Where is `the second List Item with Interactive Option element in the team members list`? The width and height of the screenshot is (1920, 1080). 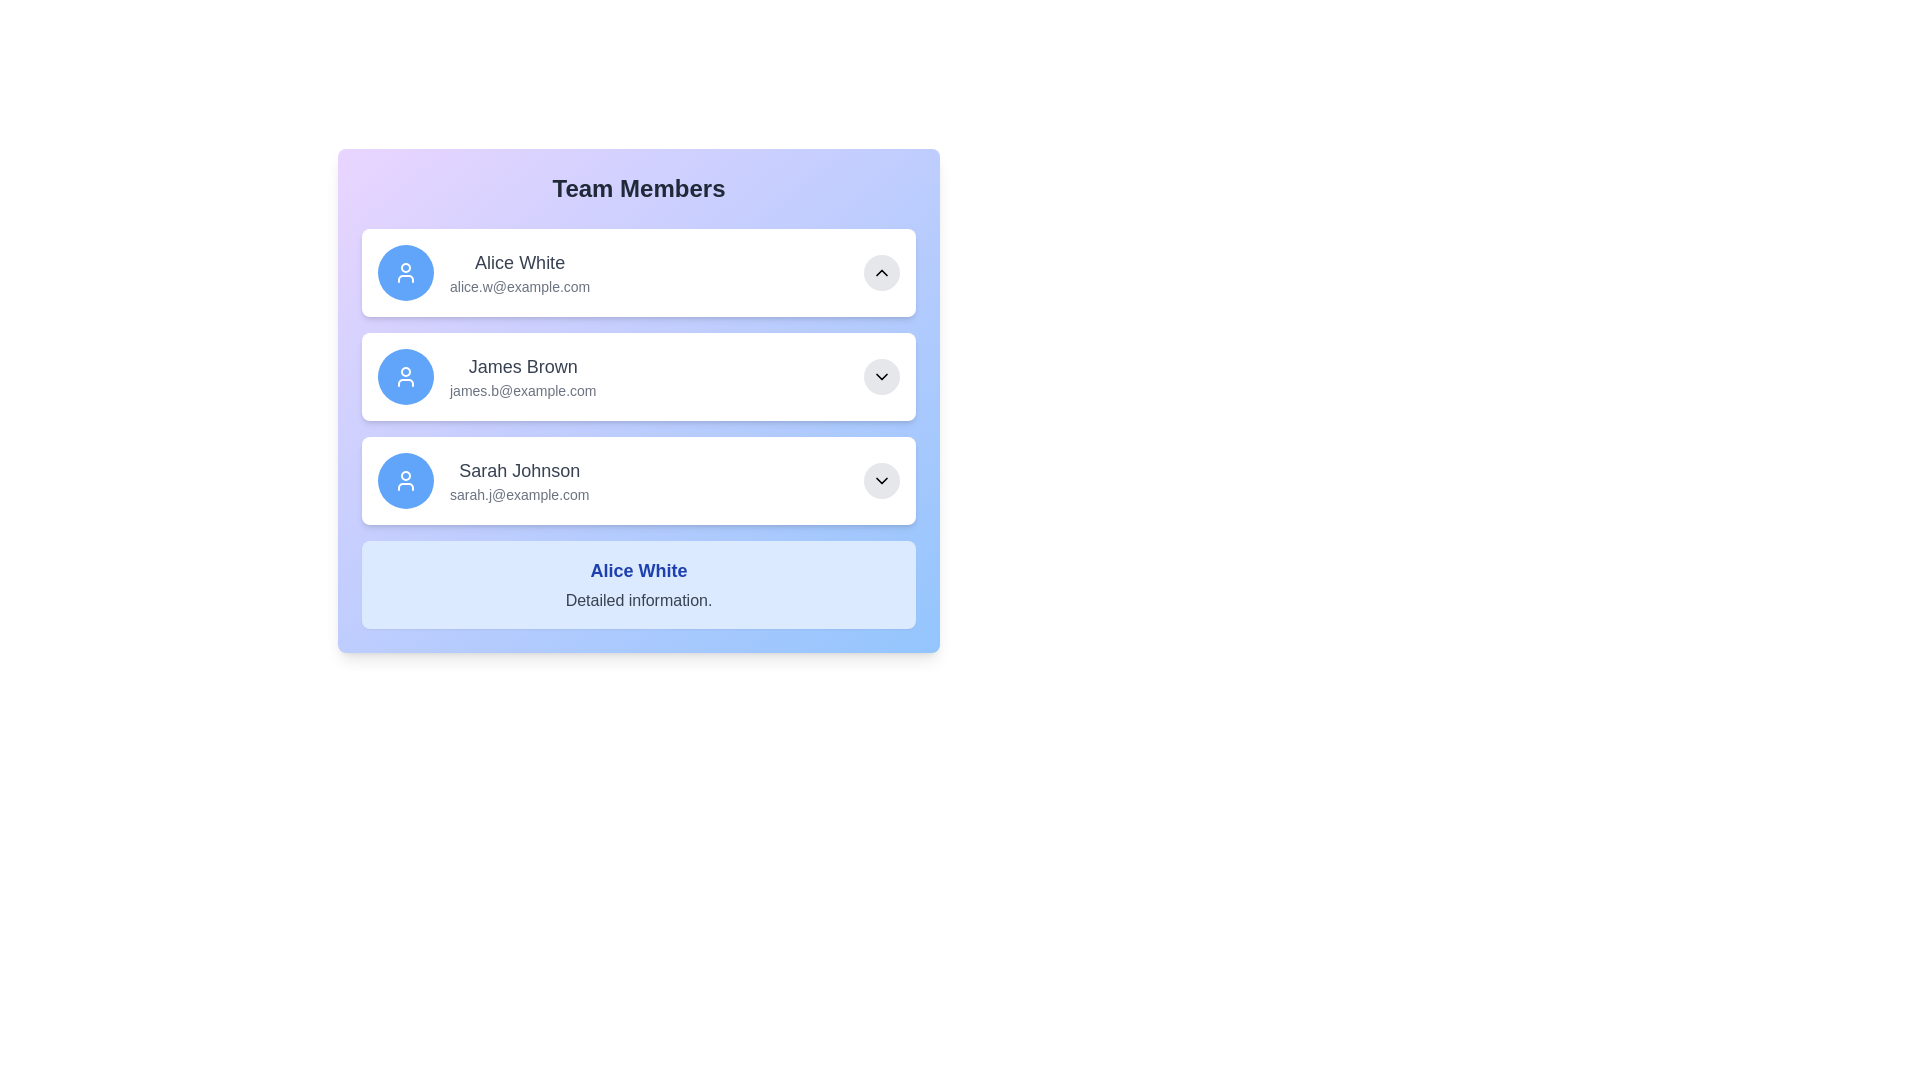
the second List Item with Interactive Option element in the team members list is located at coordinates (637, 377).